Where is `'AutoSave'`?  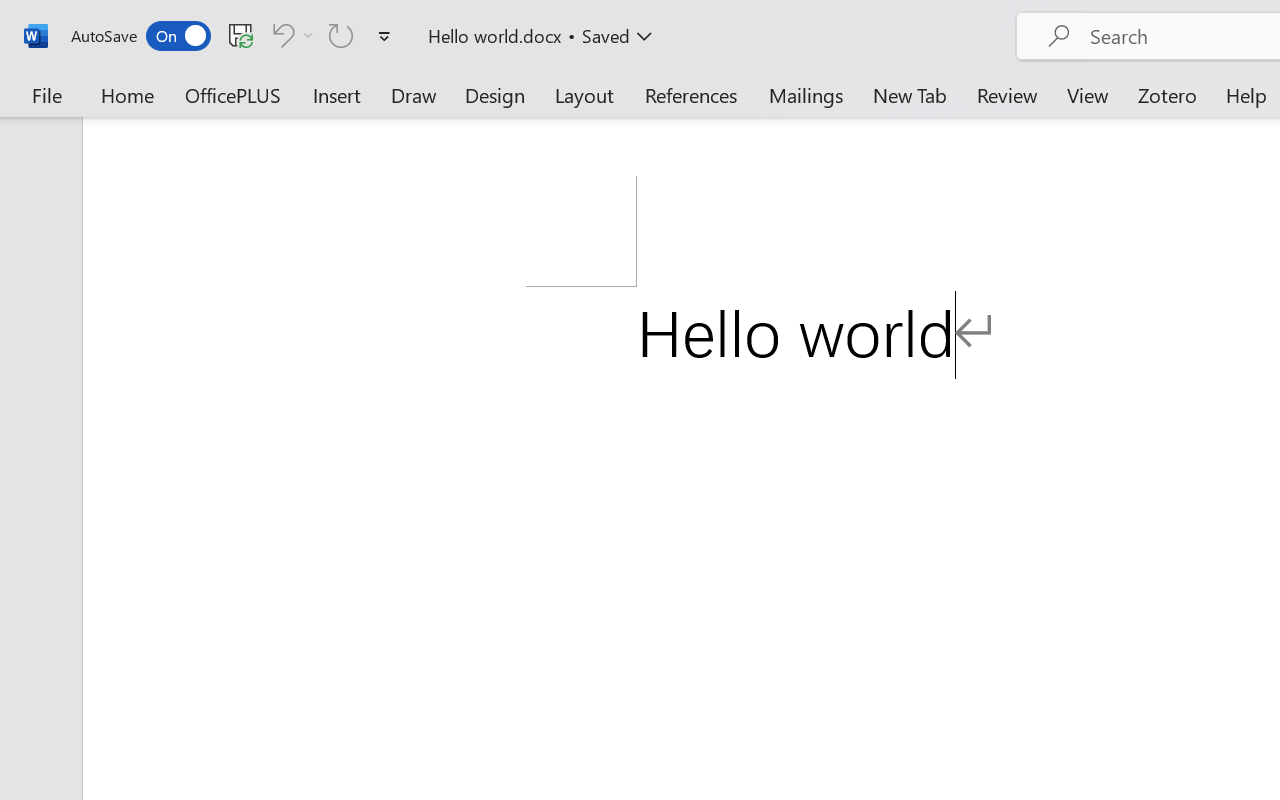 'AutoSave' is located at coordinates (139, 35).